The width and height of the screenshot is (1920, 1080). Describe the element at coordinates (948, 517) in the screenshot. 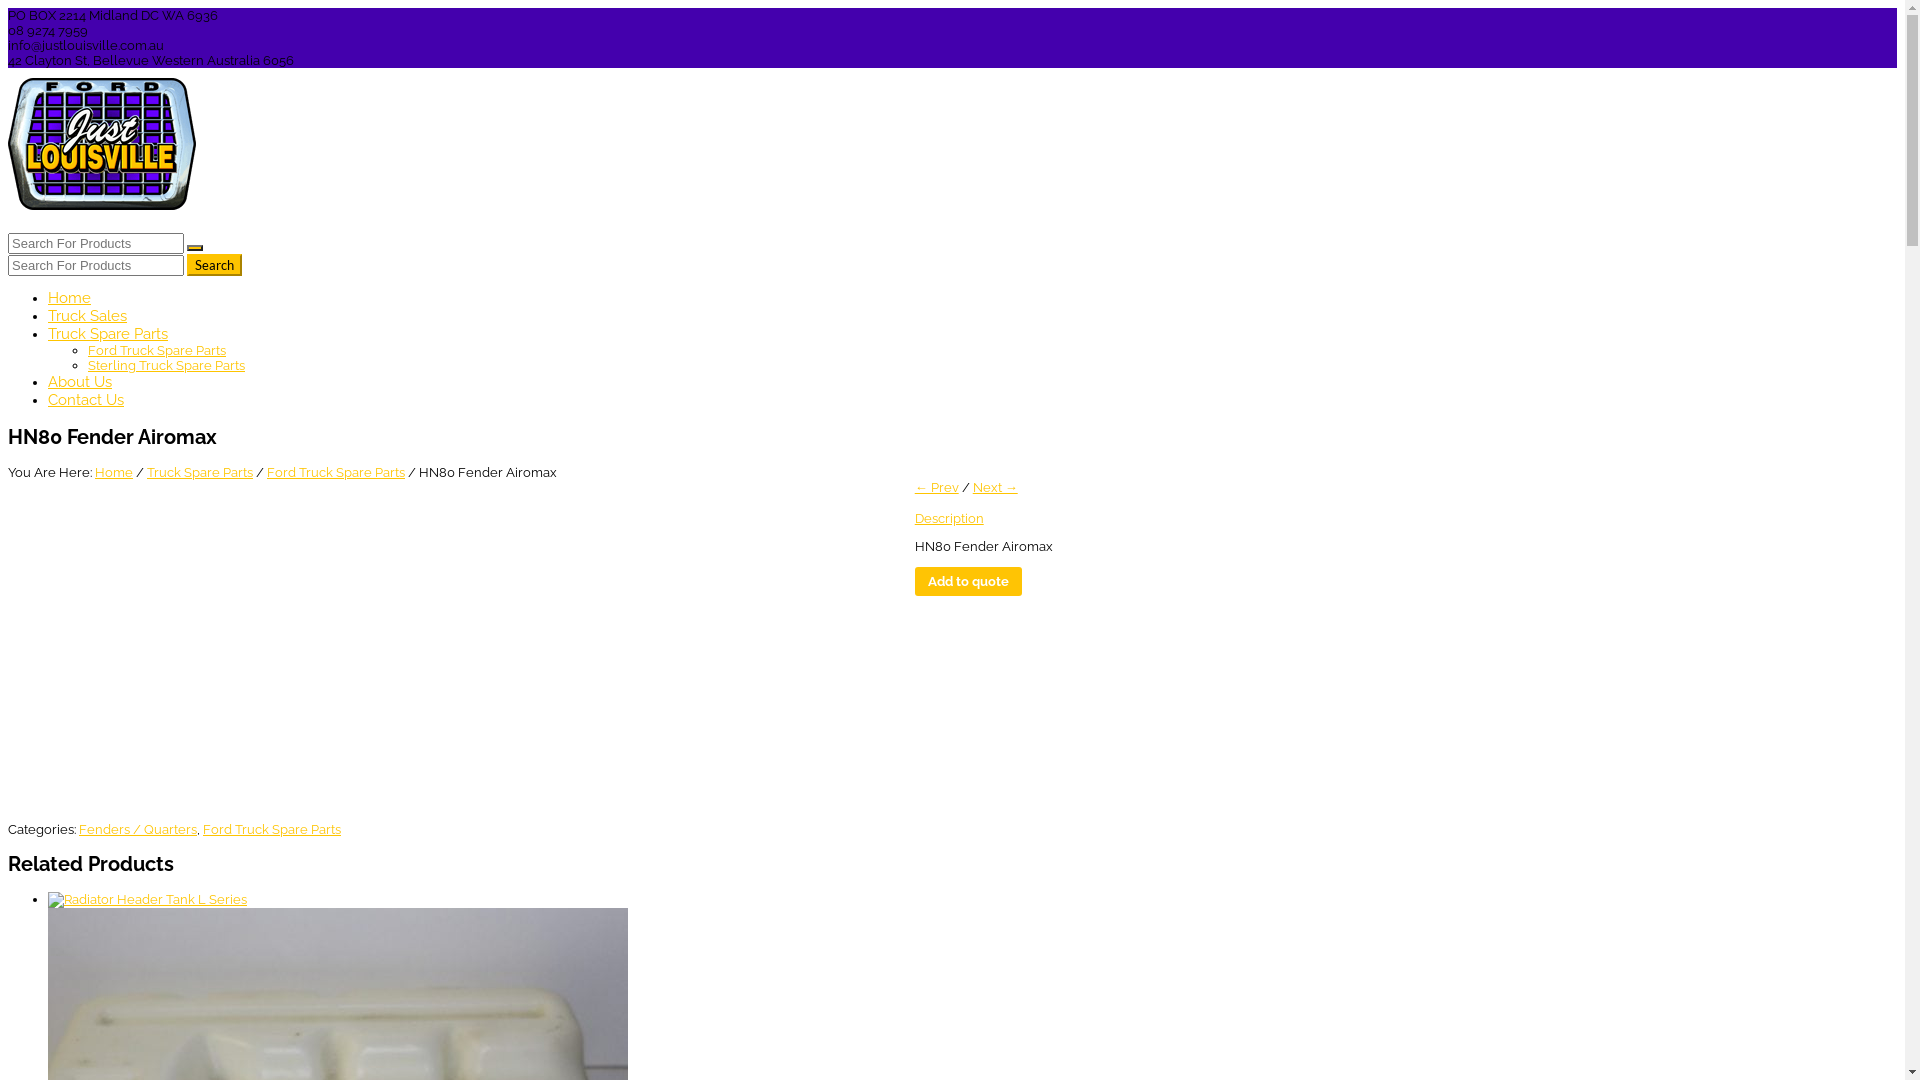

I see `'Description'` at that location.